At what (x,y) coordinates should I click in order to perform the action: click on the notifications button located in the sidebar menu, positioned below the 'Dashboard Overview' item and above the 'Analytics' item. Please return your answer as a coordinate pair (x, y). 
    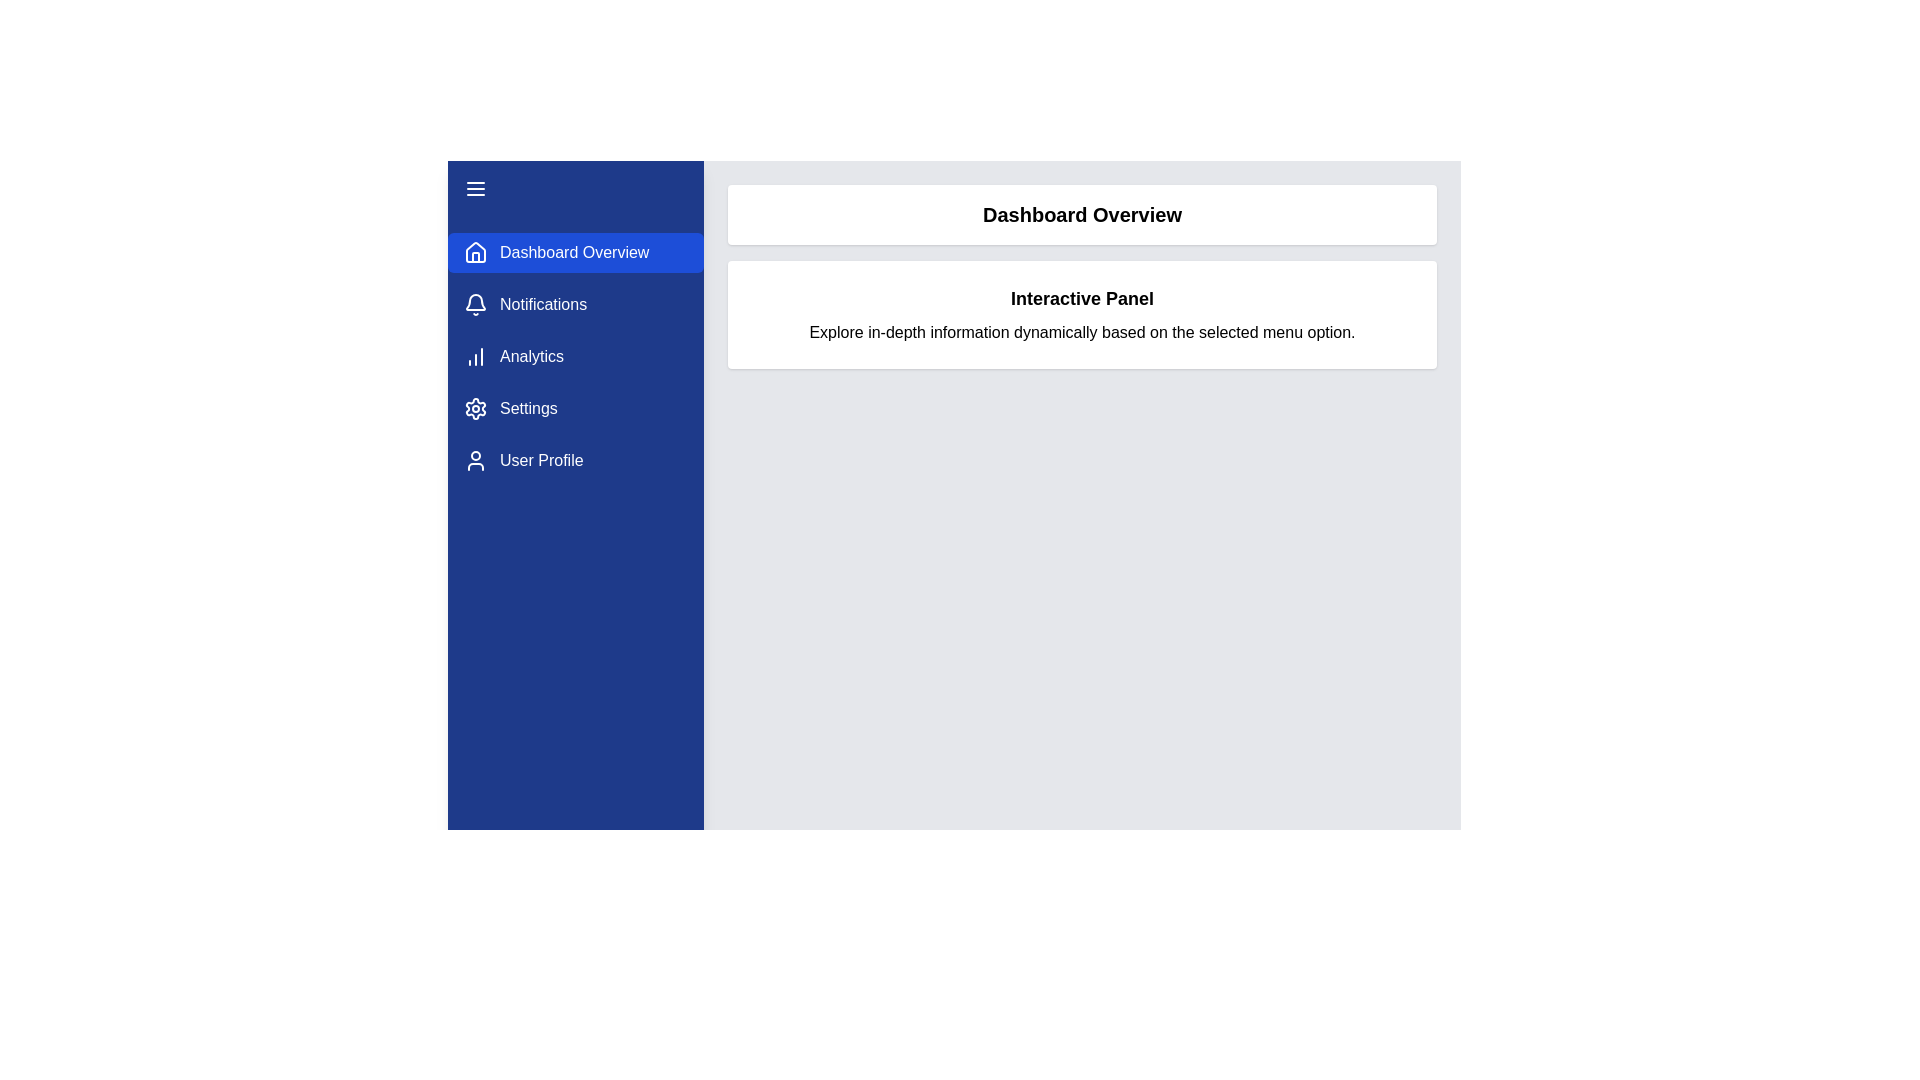
    Looking at the image, I should click on (575, 304).